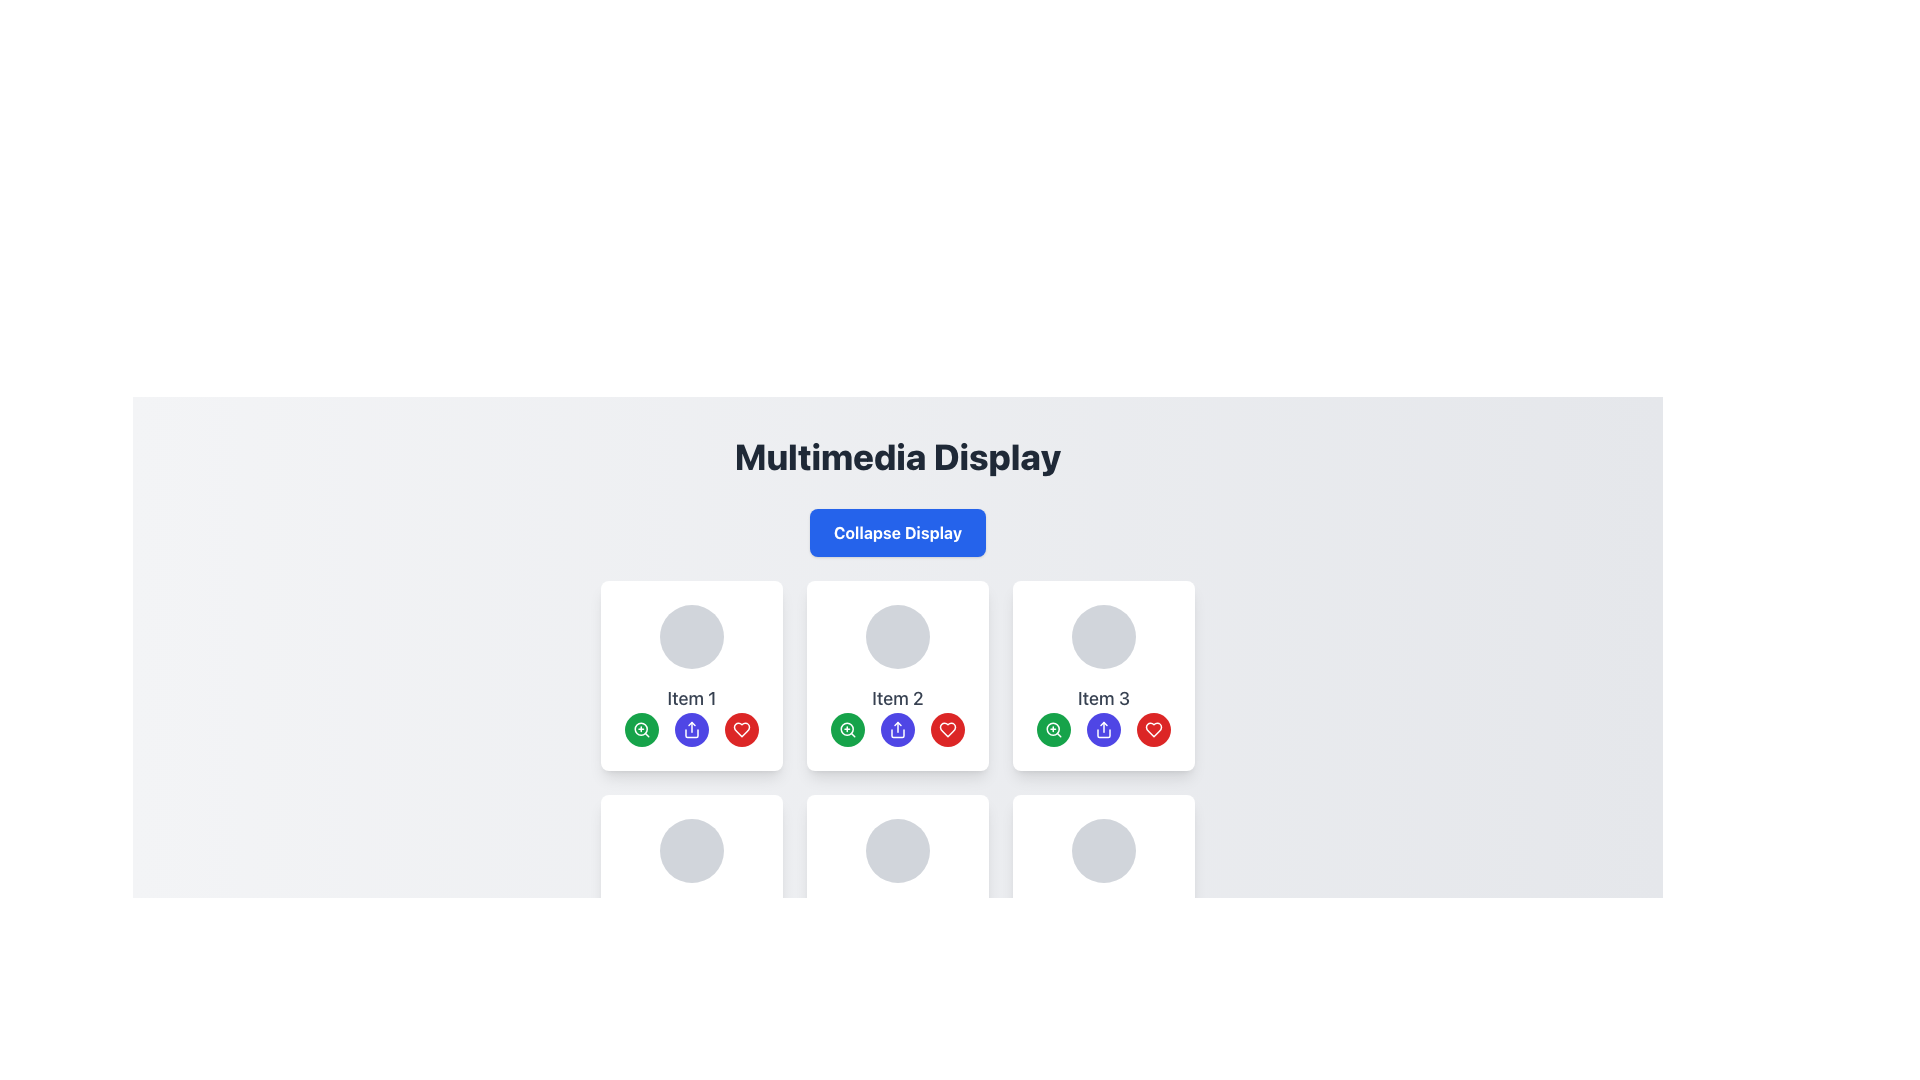 The image size is (1920, 1080). Describe the element at coordinates (896, 456) in the screenshot. I see `the text label that displays 'Multimedia Display', which is styled in bold, extra-large dark gray font and is centrally positioned above the 'Collapse Display' button` at that location.